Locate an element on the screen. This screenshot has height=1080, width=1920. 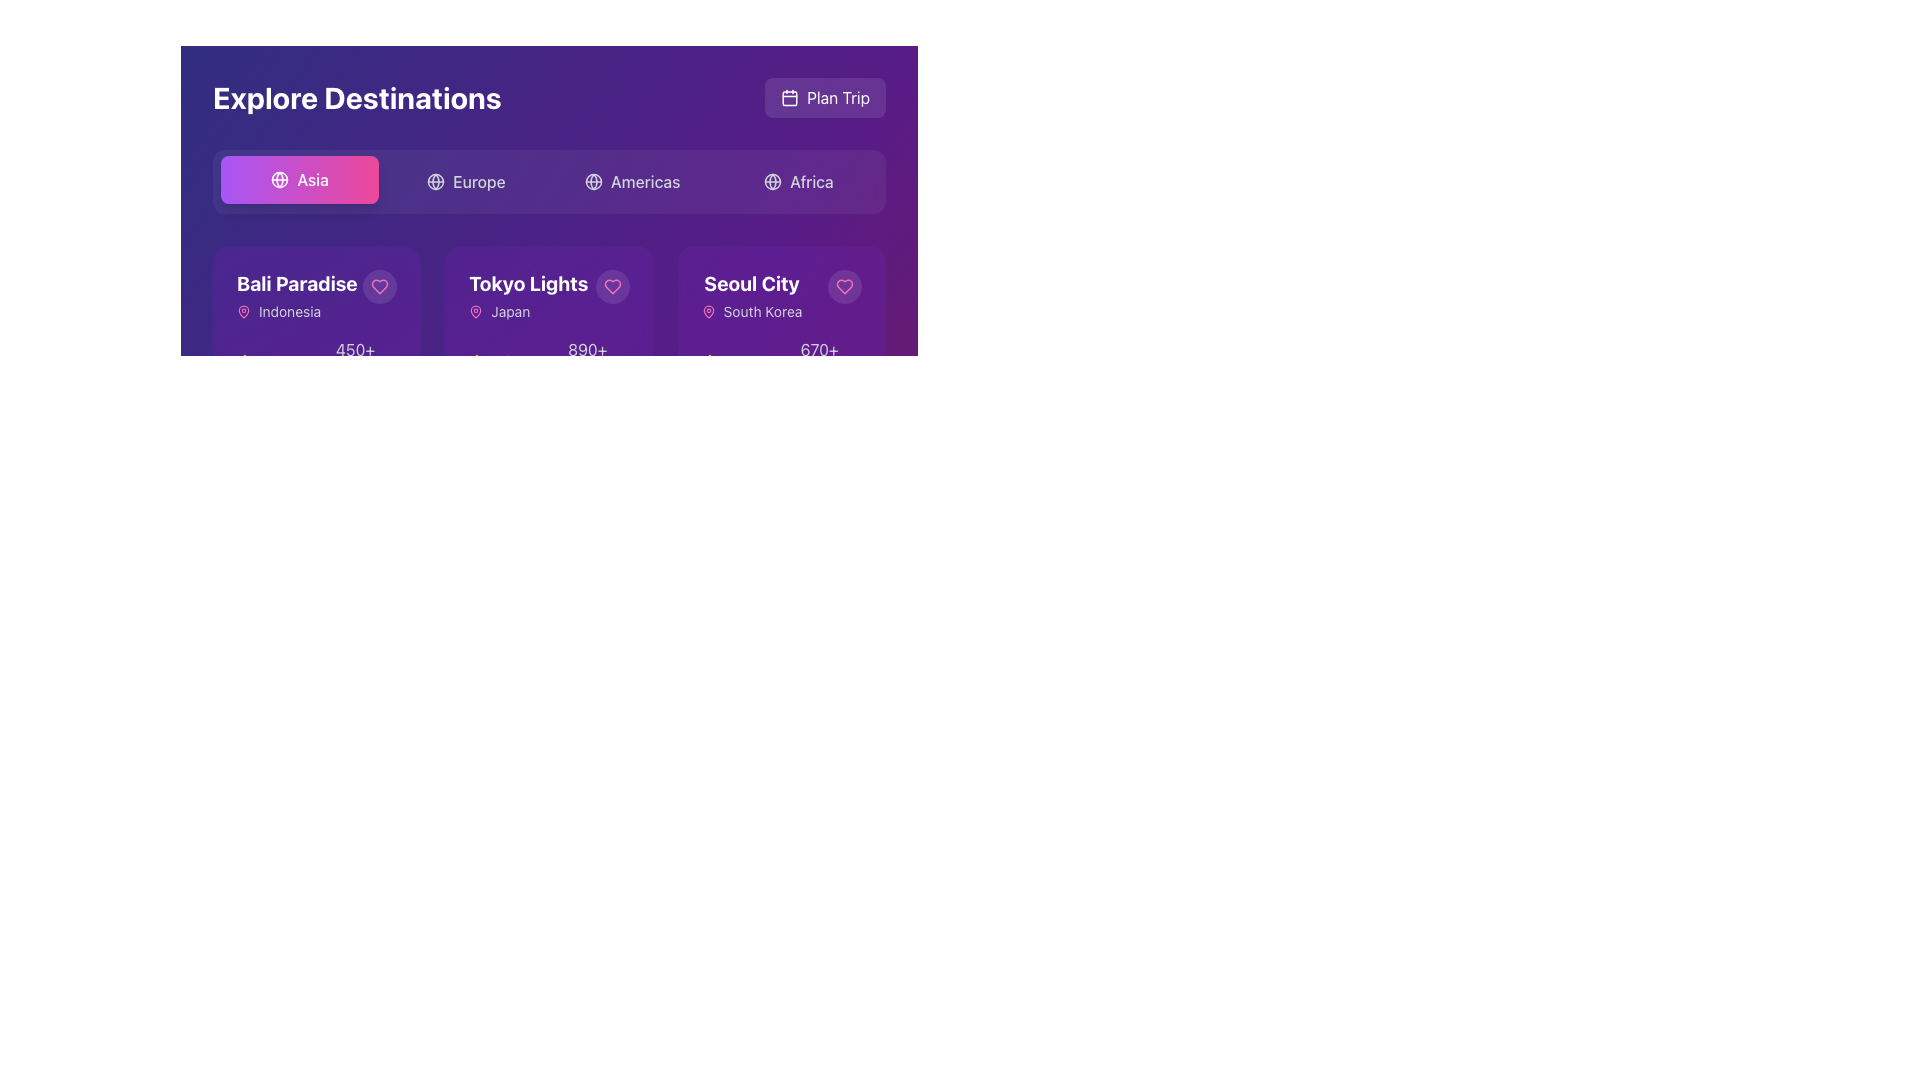
the 'Europe' navigation button located between the 'Asia' and 'Americas' buttons is located at coordinates (465, 181).